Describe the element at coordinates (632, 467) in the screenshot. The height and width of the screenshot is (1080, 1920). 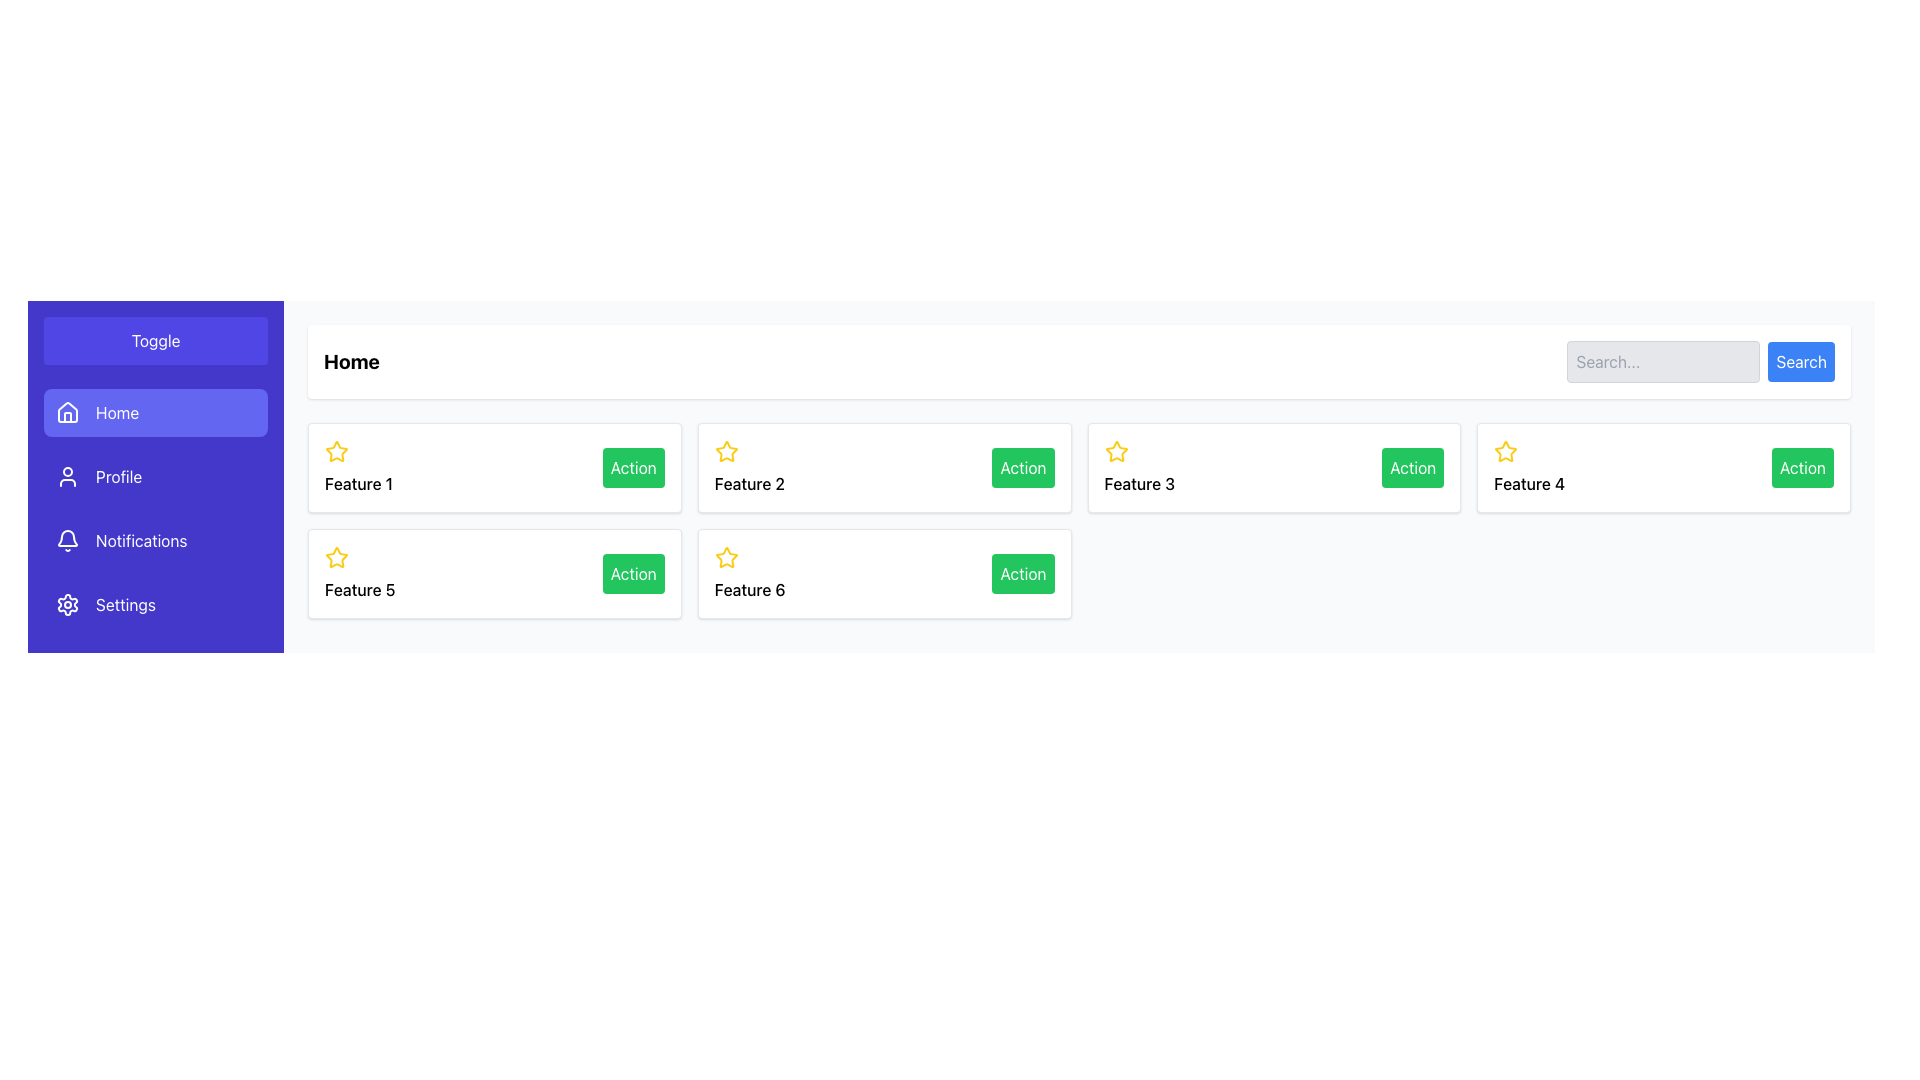
I see `the green button labeled 'Action'` at that location.